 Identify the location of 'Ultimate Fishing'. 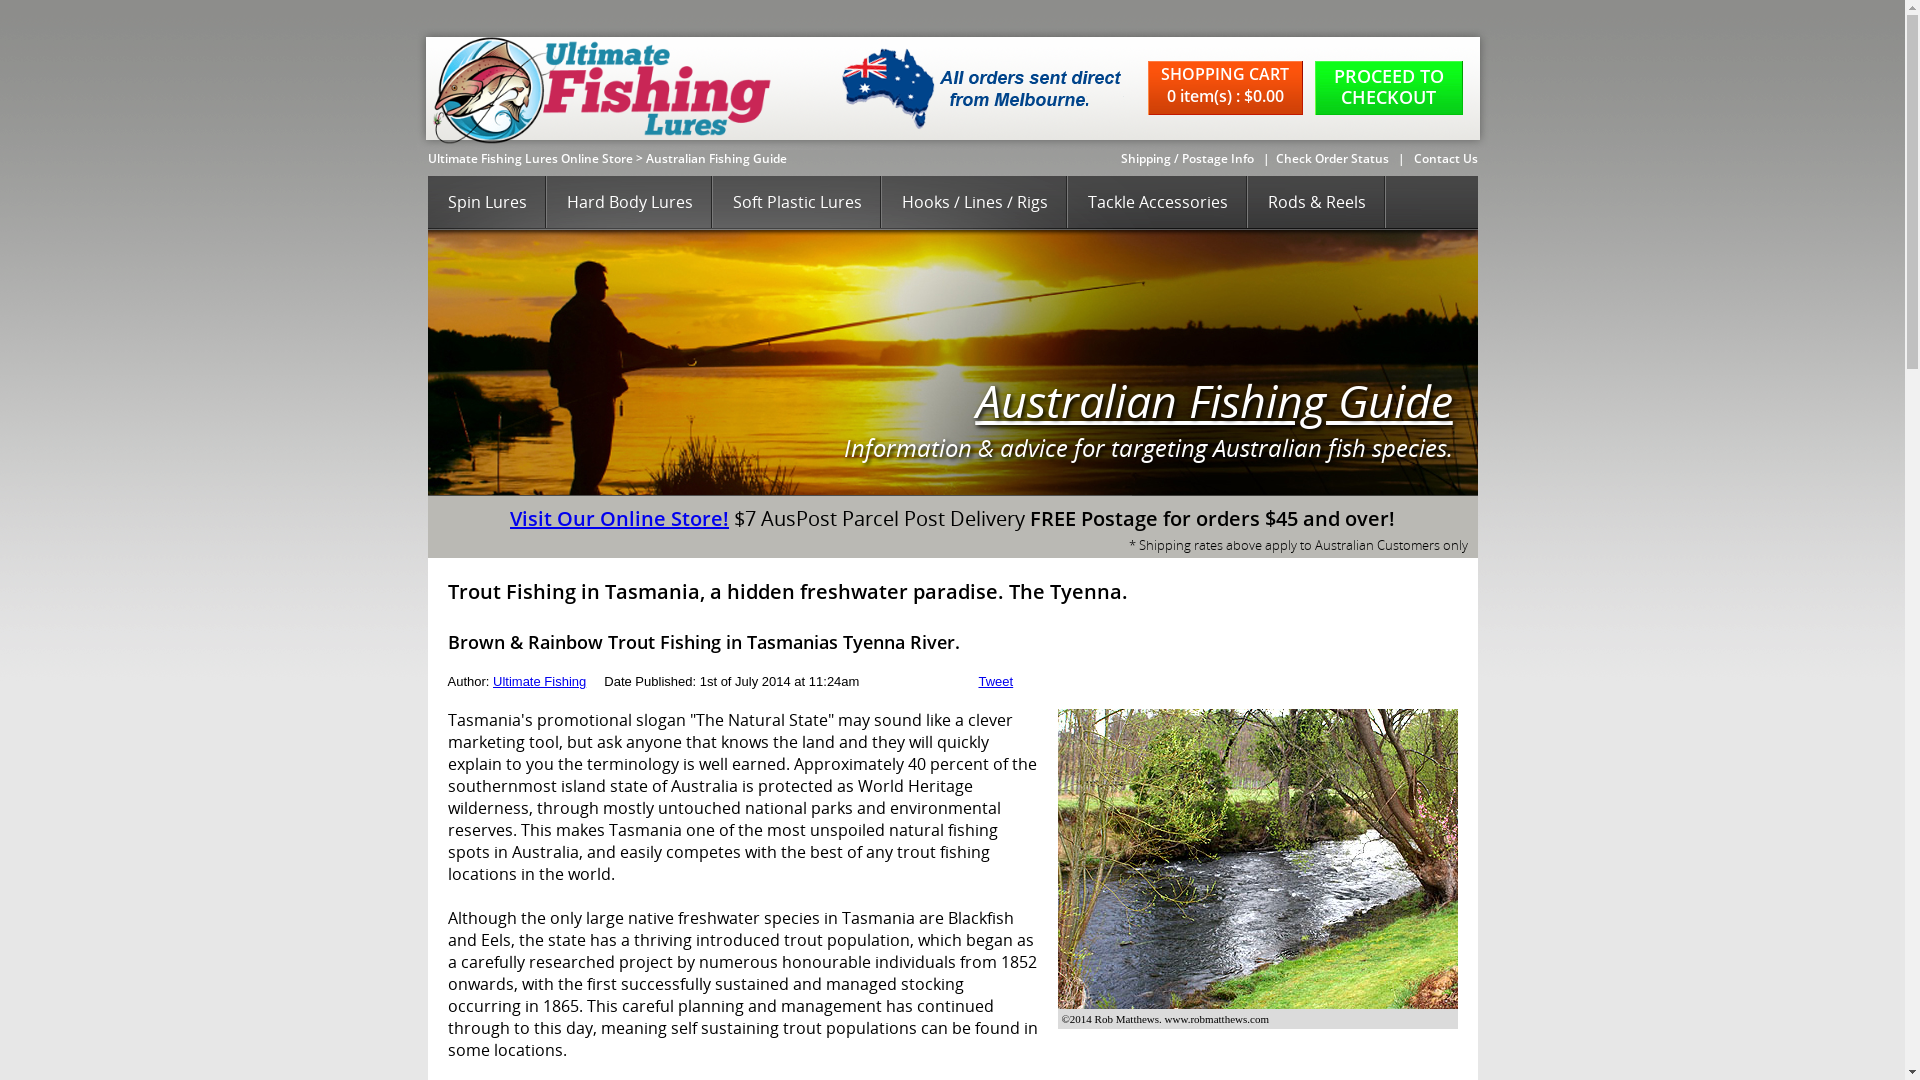
(539, 680).